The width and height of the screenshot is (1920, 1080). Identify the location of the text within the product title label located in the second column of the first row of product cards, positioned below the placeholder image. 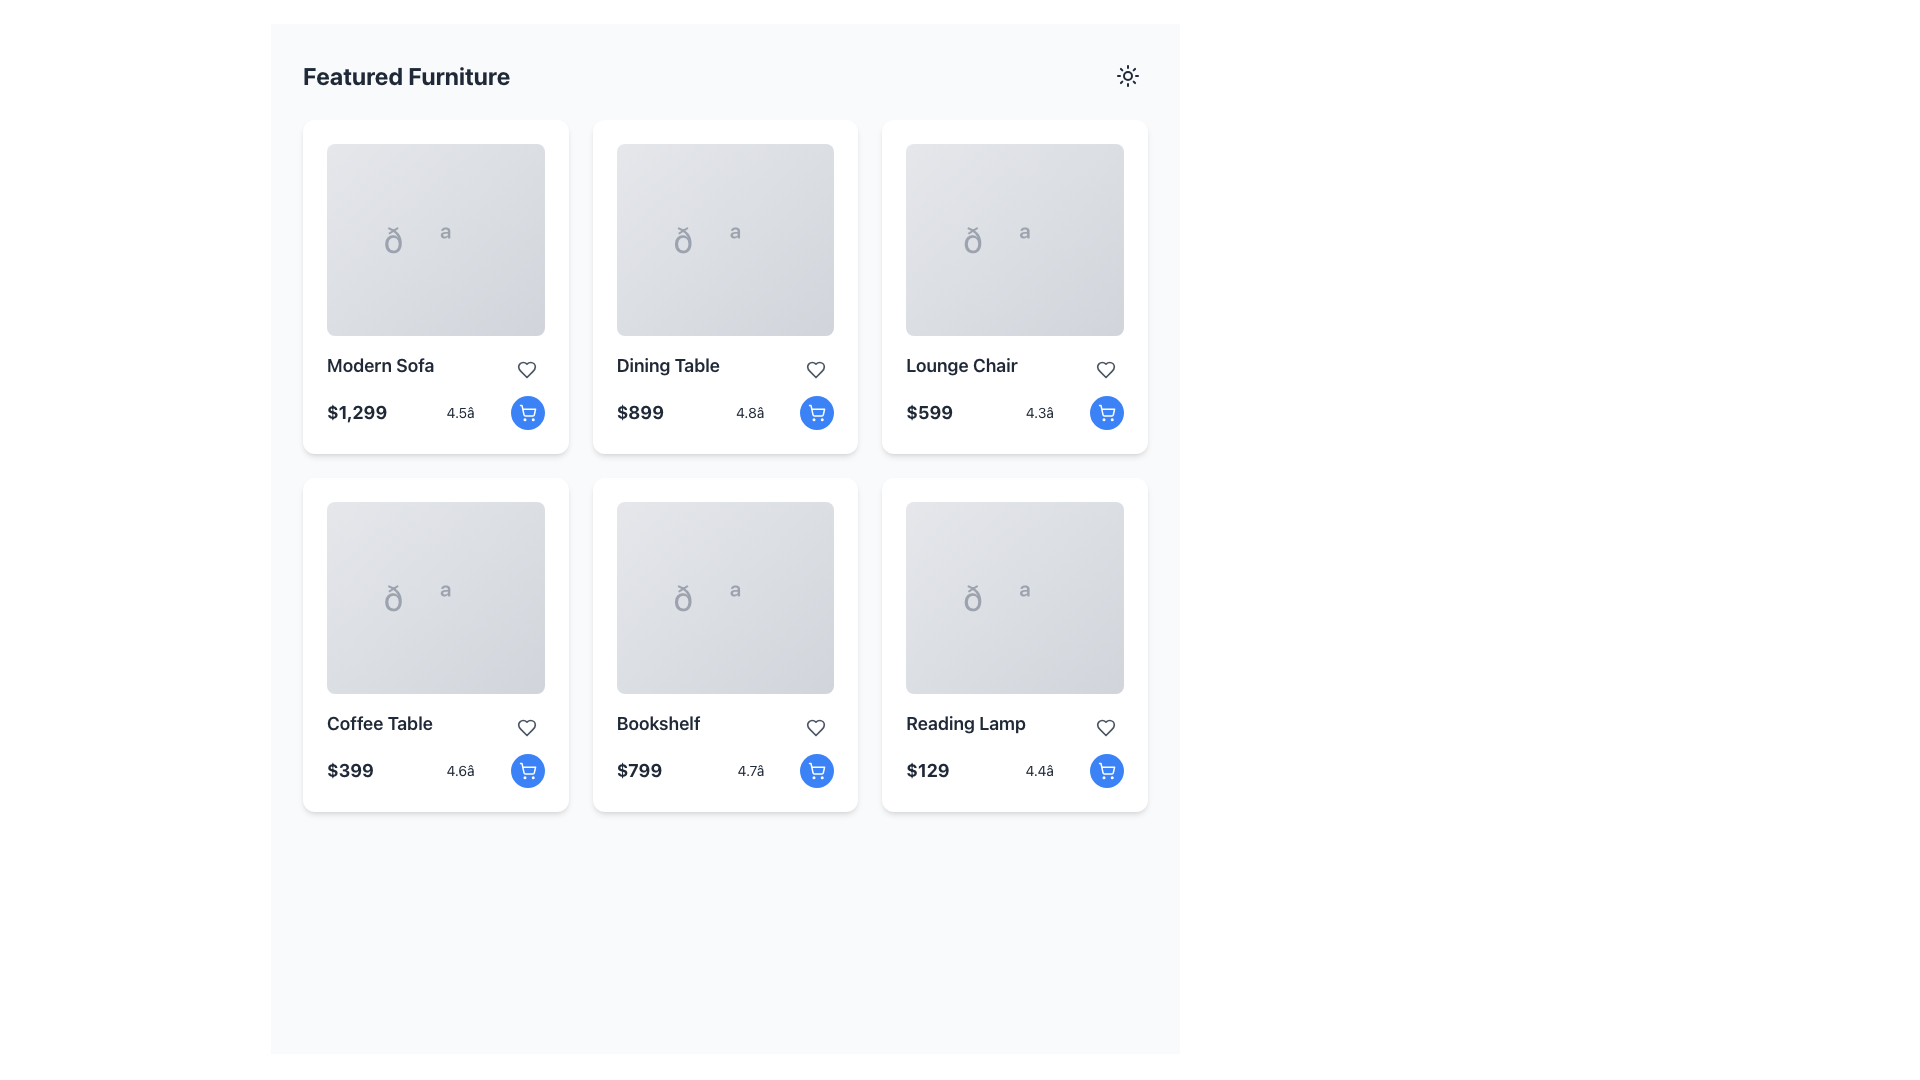
(724, 370).